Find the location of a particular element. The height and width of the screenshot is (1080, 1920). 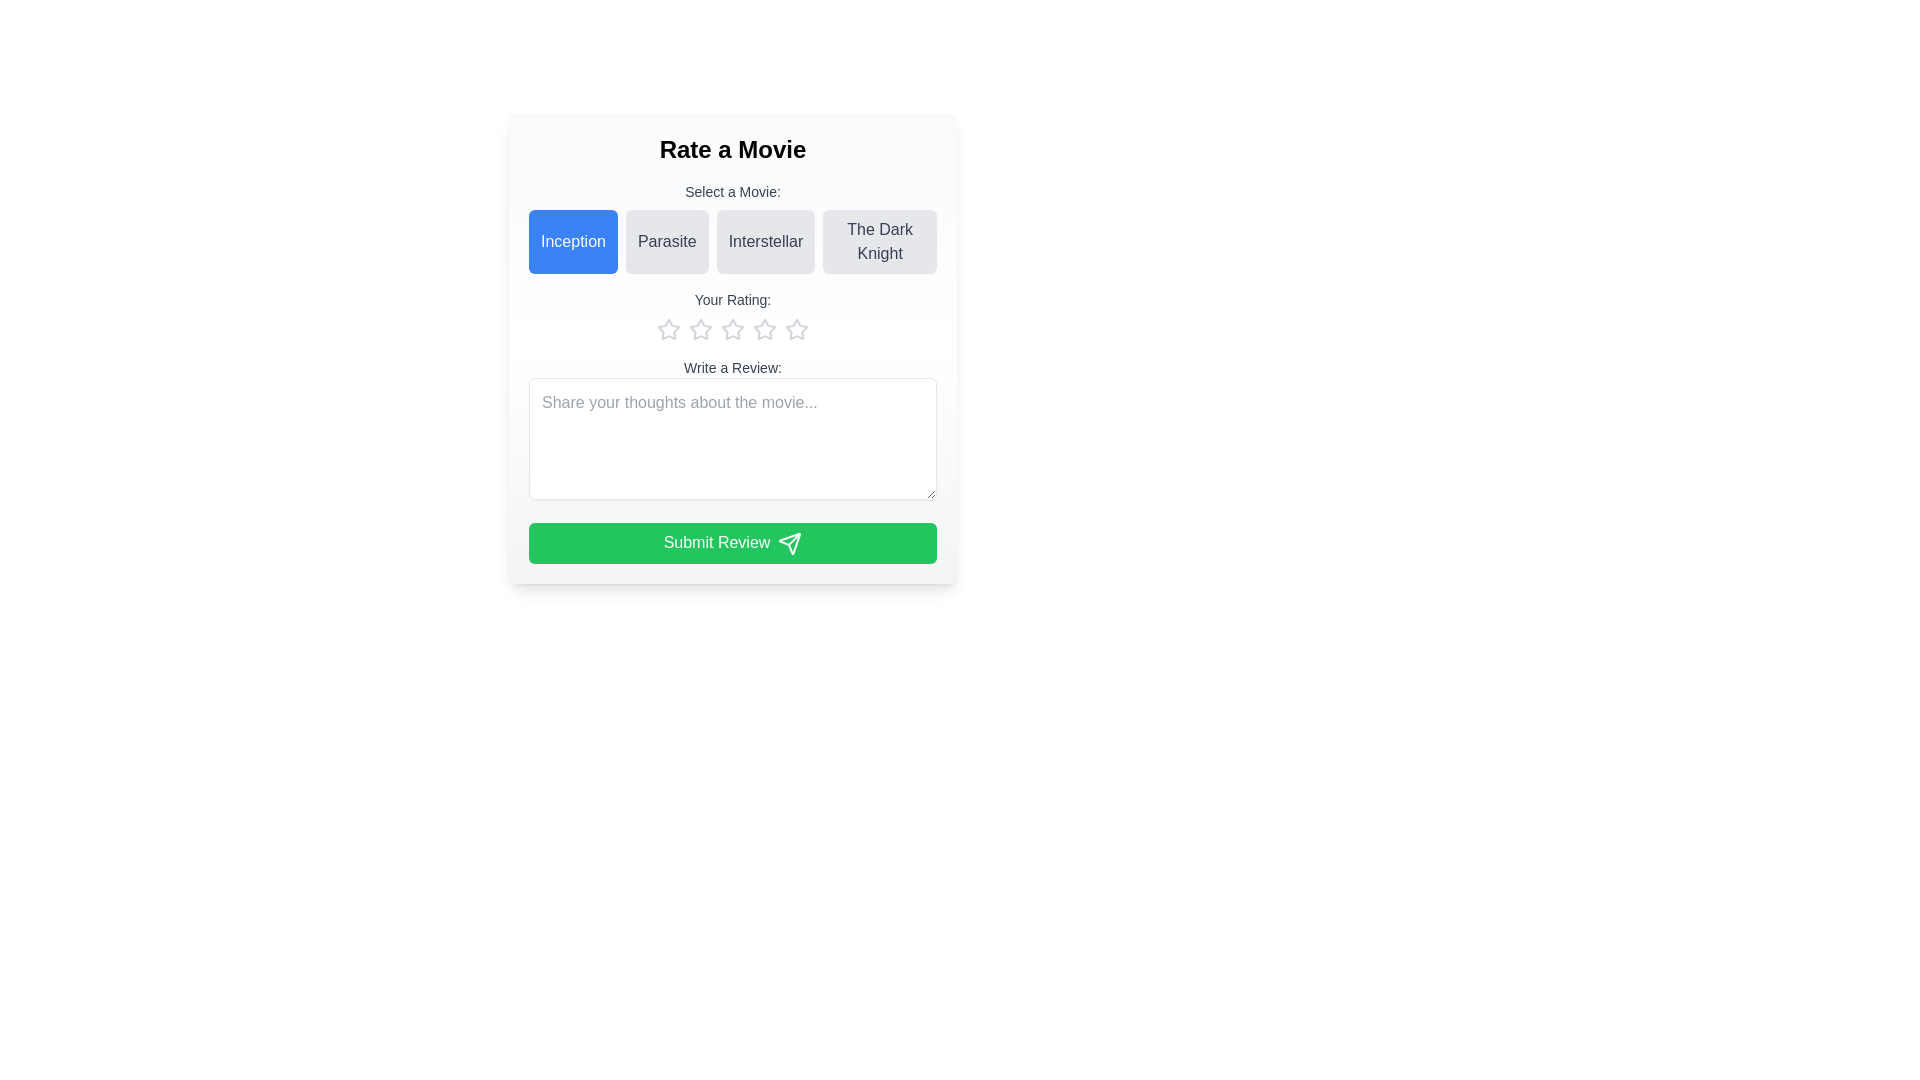

the fourth star icon from the left in the row of rating stars, located below the 'Your Rating' label is located at coordinates (763, 329).